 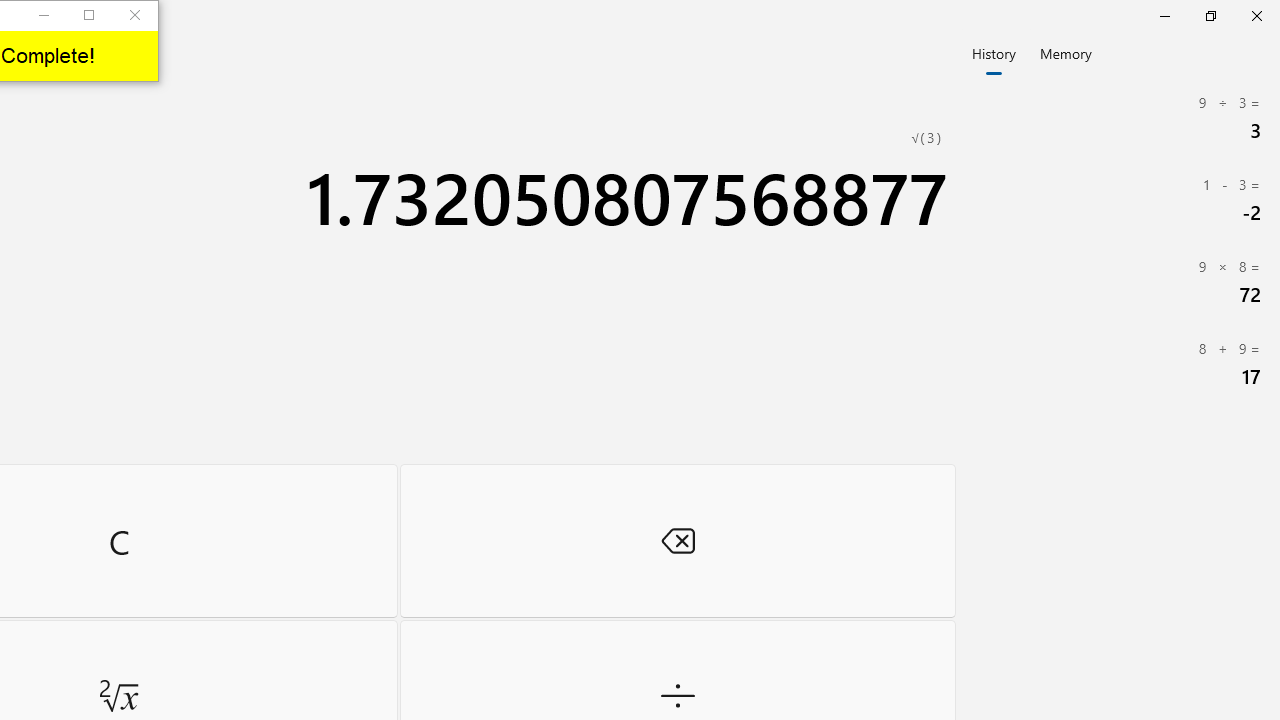 I want to click on 'History', so click(x=993, y=51).